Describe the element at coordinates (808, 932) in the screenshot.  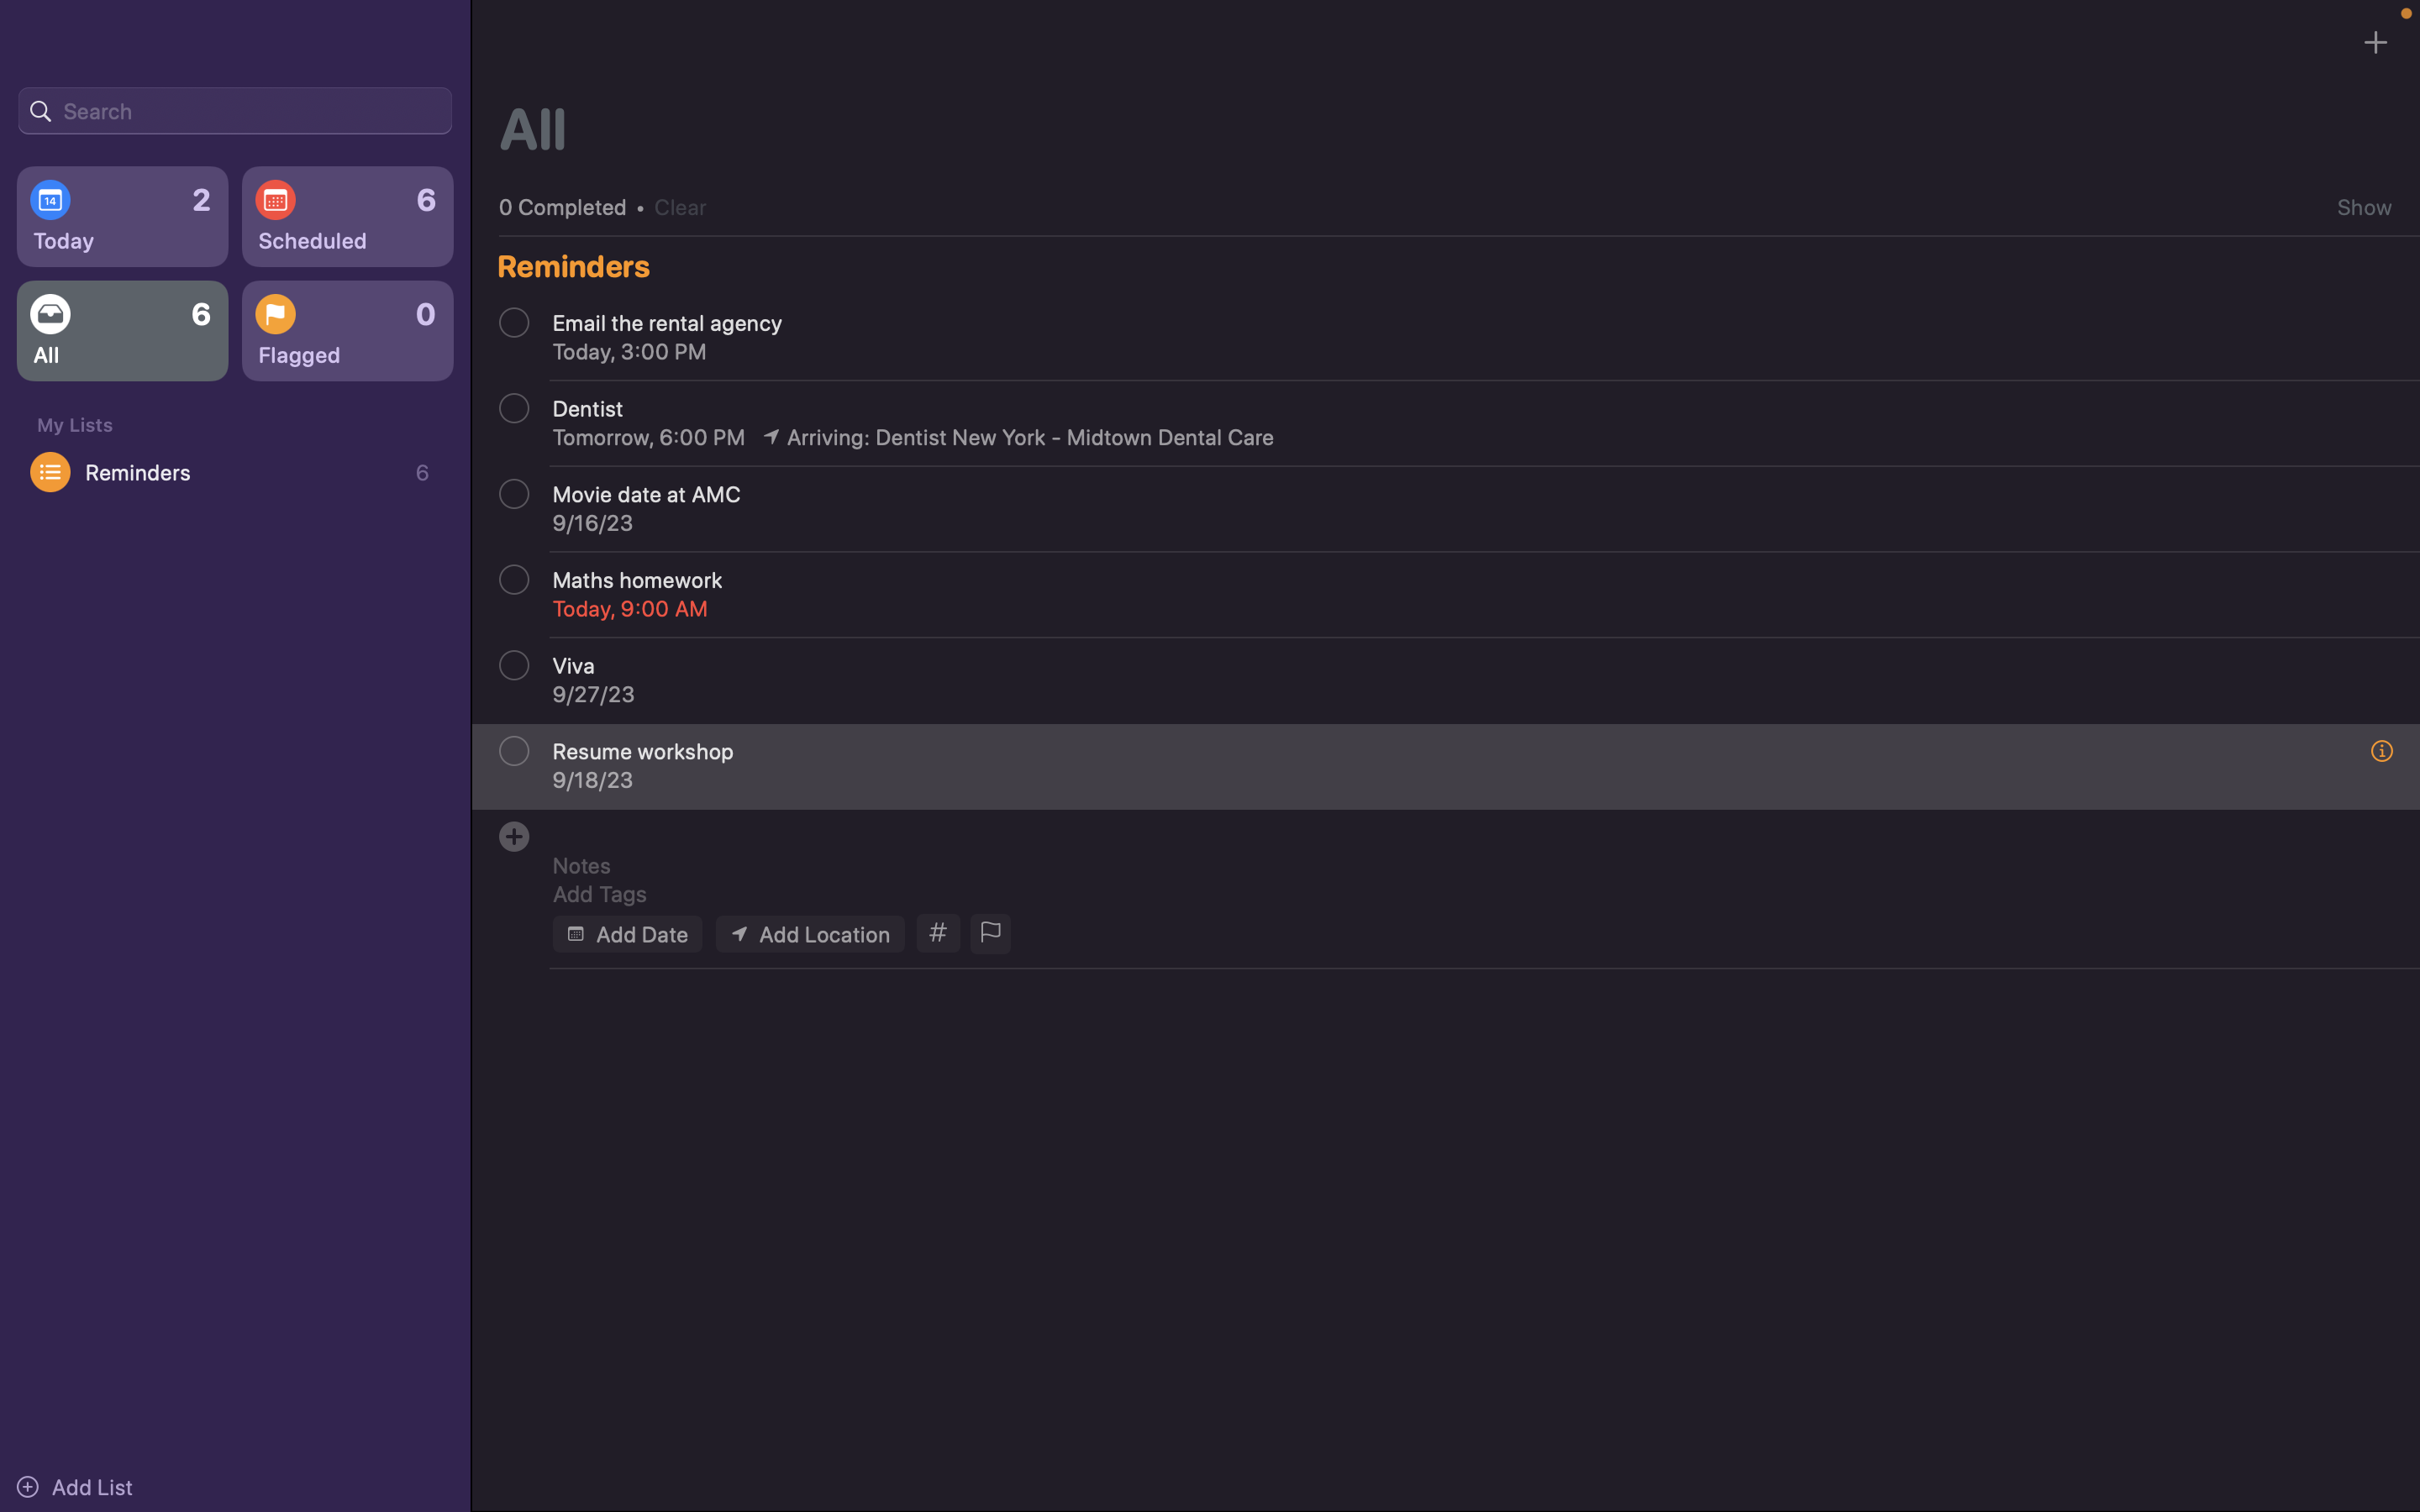
I see `Add location of the event as "Carnegie Mellon University"` at that location.